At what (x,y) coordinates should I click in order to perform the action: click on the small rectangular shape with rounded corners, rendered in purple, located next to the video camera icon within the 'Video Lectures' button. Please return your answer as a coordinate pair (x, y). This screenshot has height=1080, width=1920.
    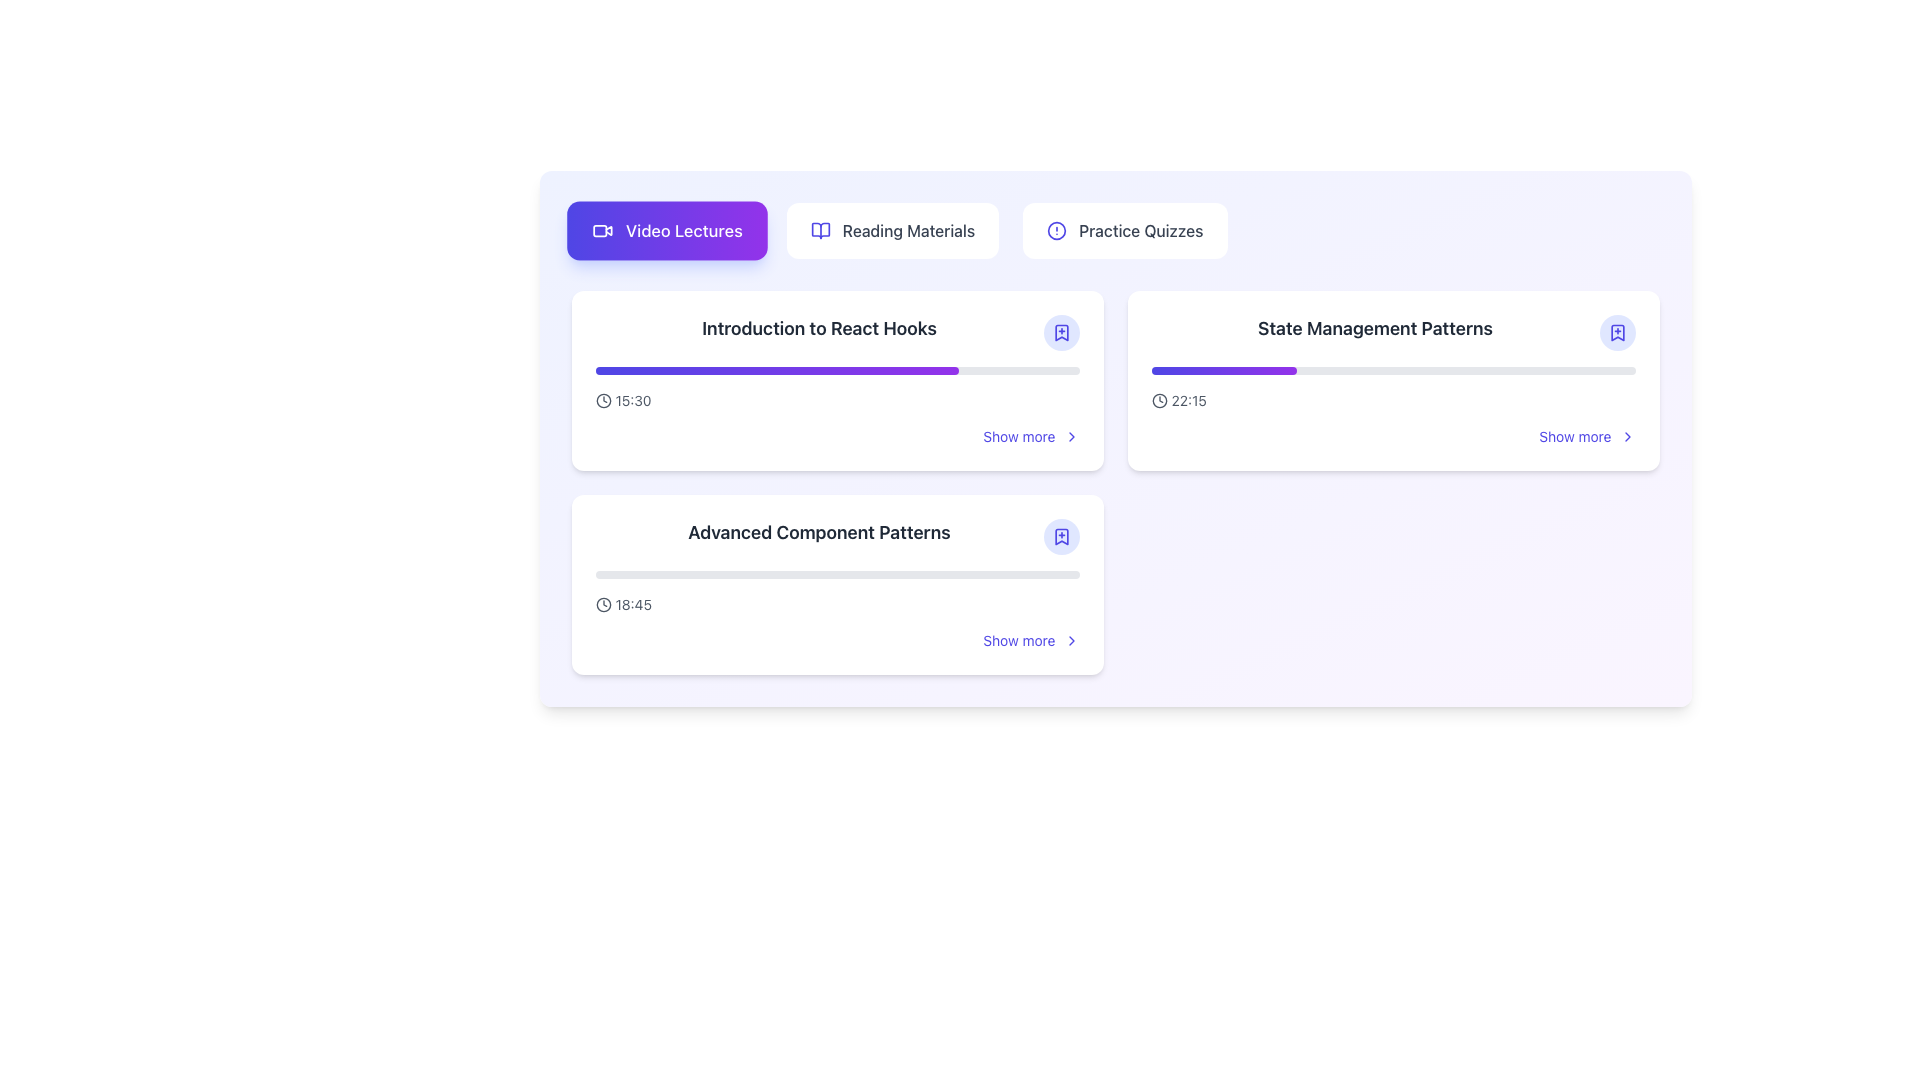
    Looking at the image, I should click on (598, 230).